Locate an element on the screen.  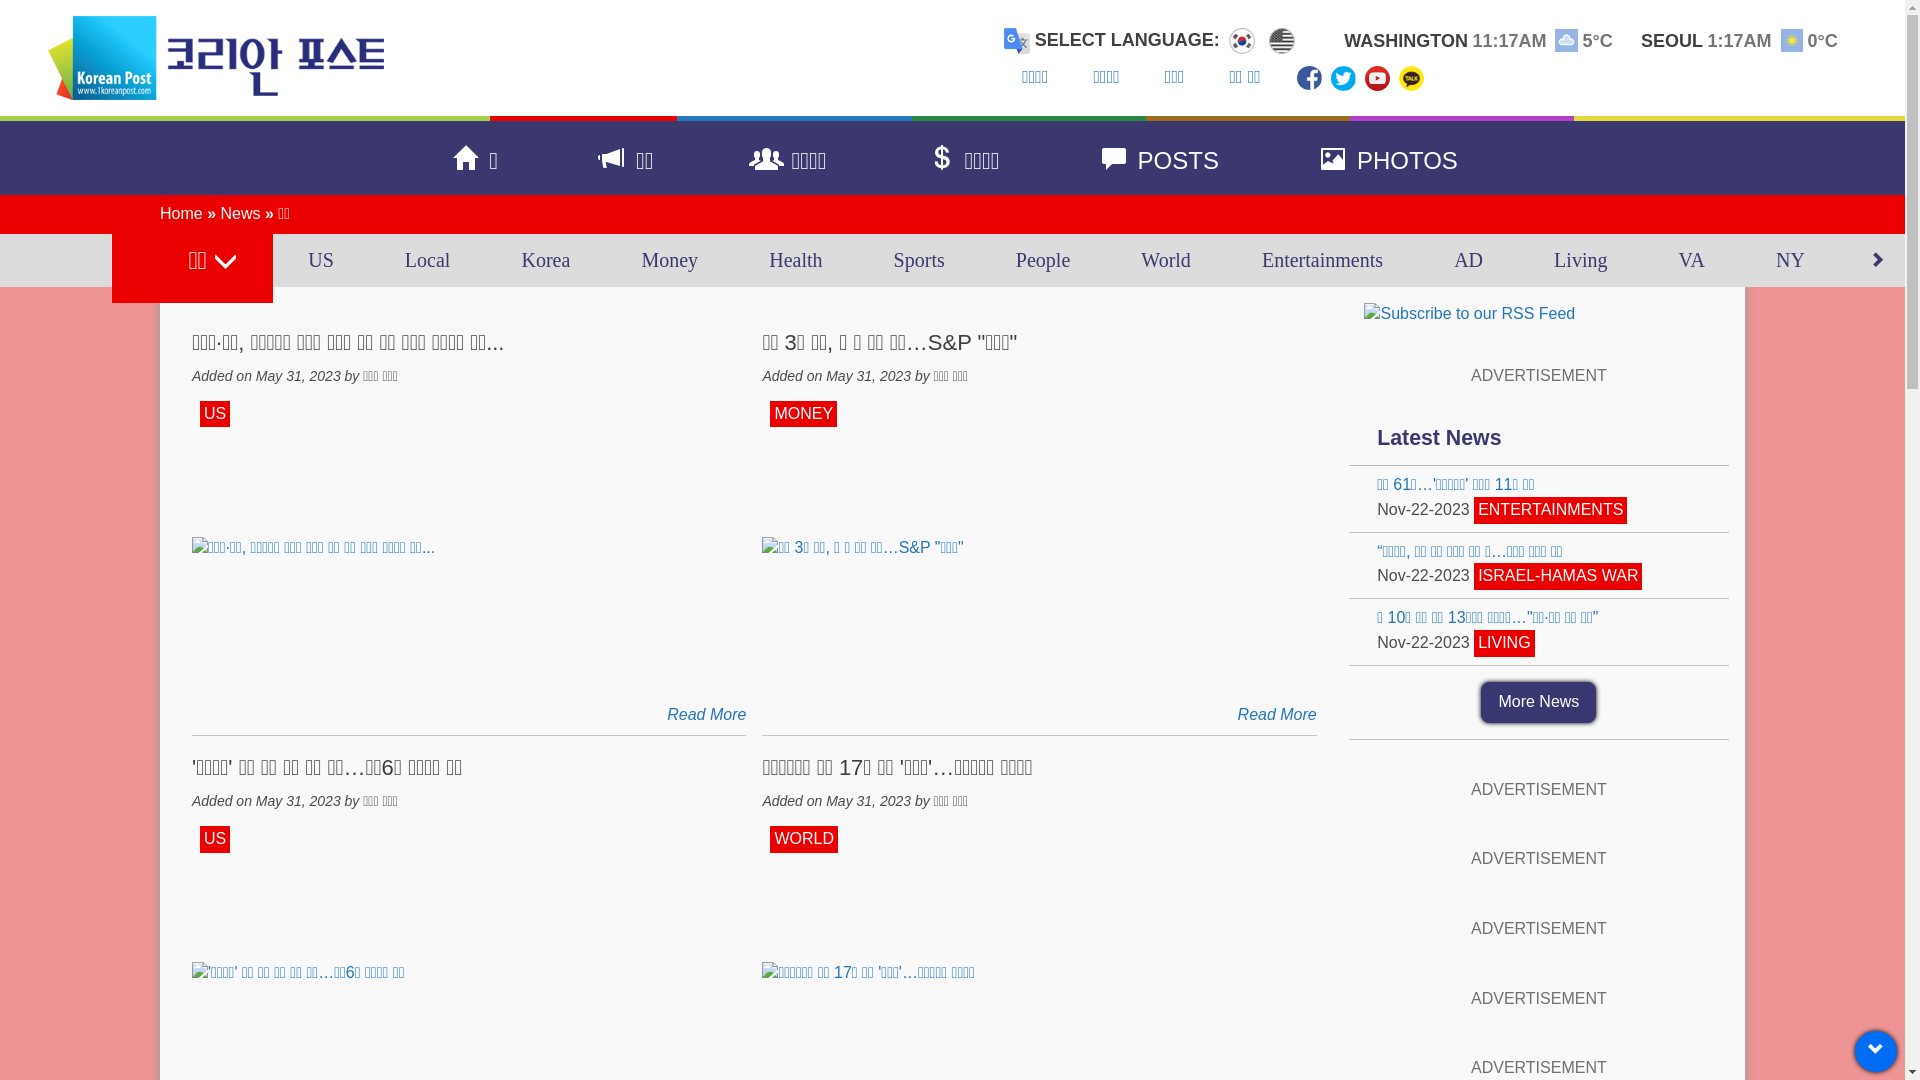
'WORLD' is located at coordinates (804, 839).